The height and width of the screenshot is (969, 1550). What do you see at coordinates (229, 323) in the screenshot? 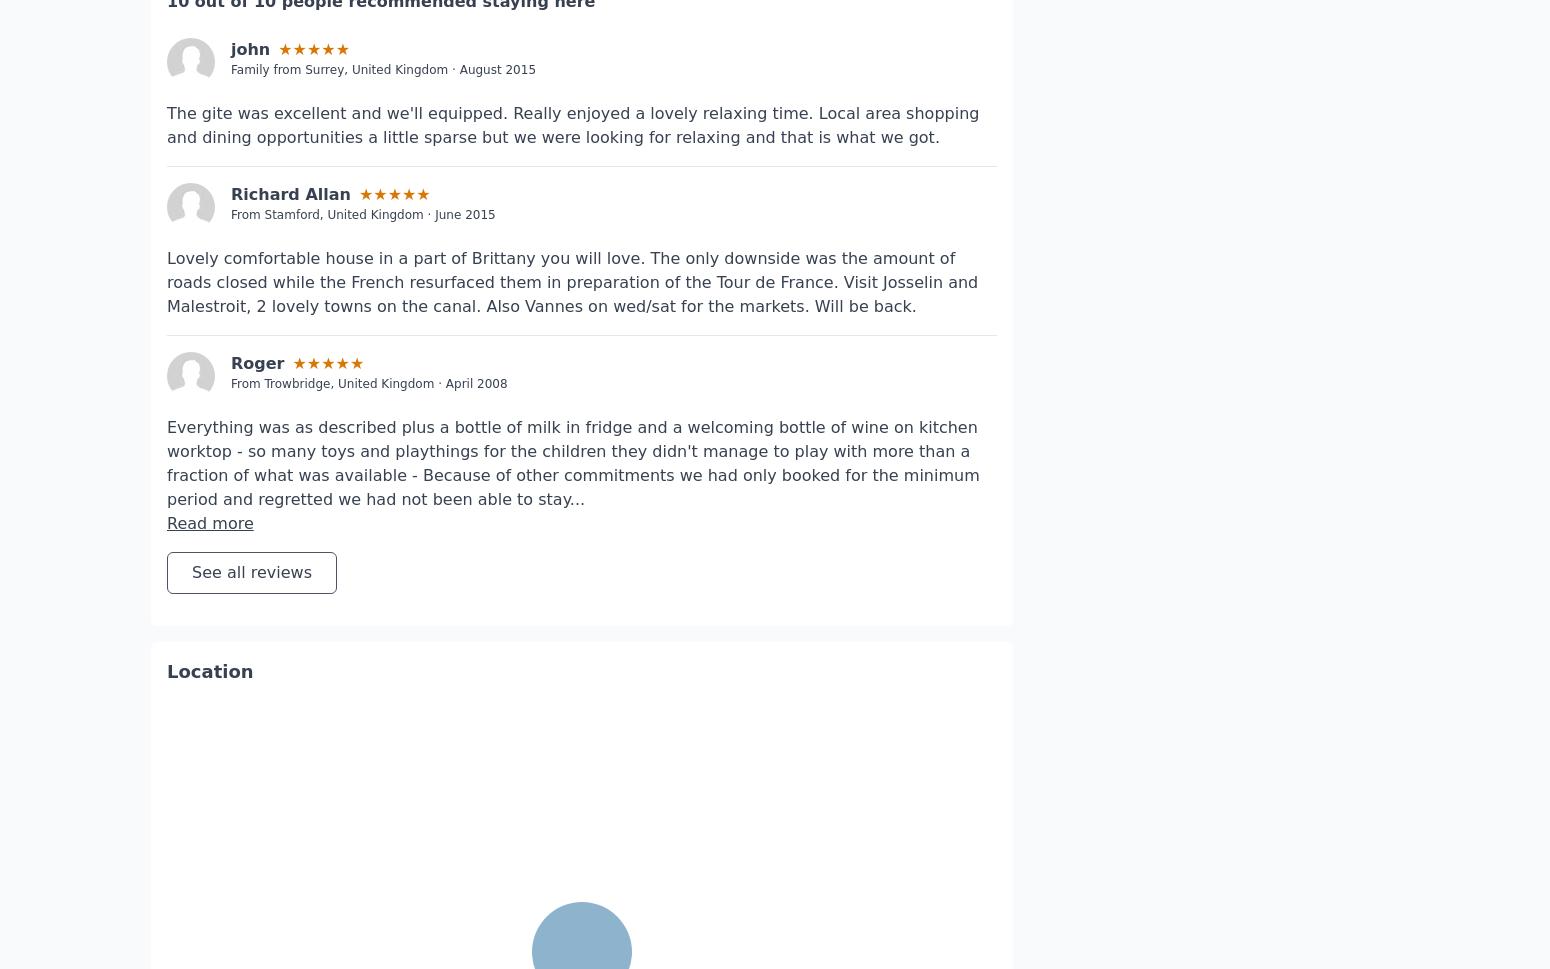
I see `'From Trowbridge, United Kingdom'` at bounding box center [229, 323].